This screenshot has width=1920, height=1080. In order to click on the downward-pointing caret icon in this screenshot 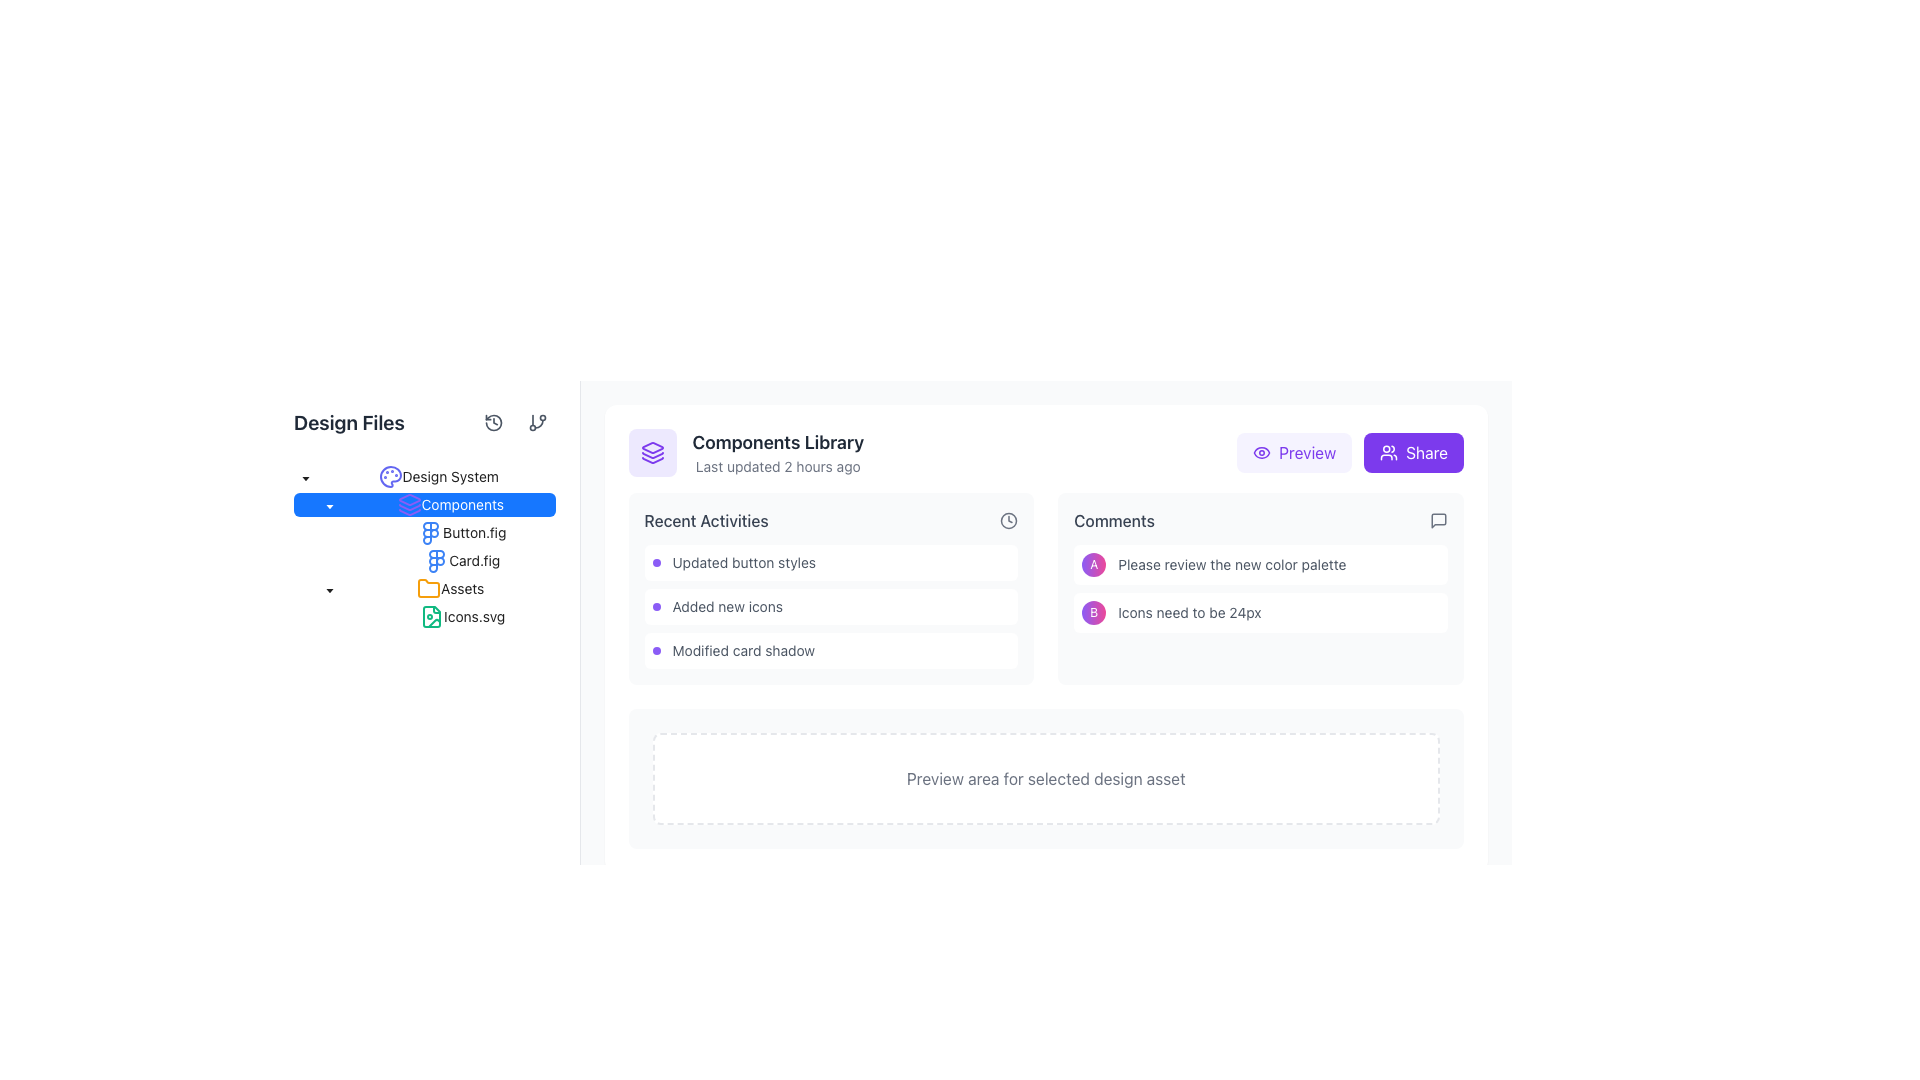, I will do `click(330, 505)`.